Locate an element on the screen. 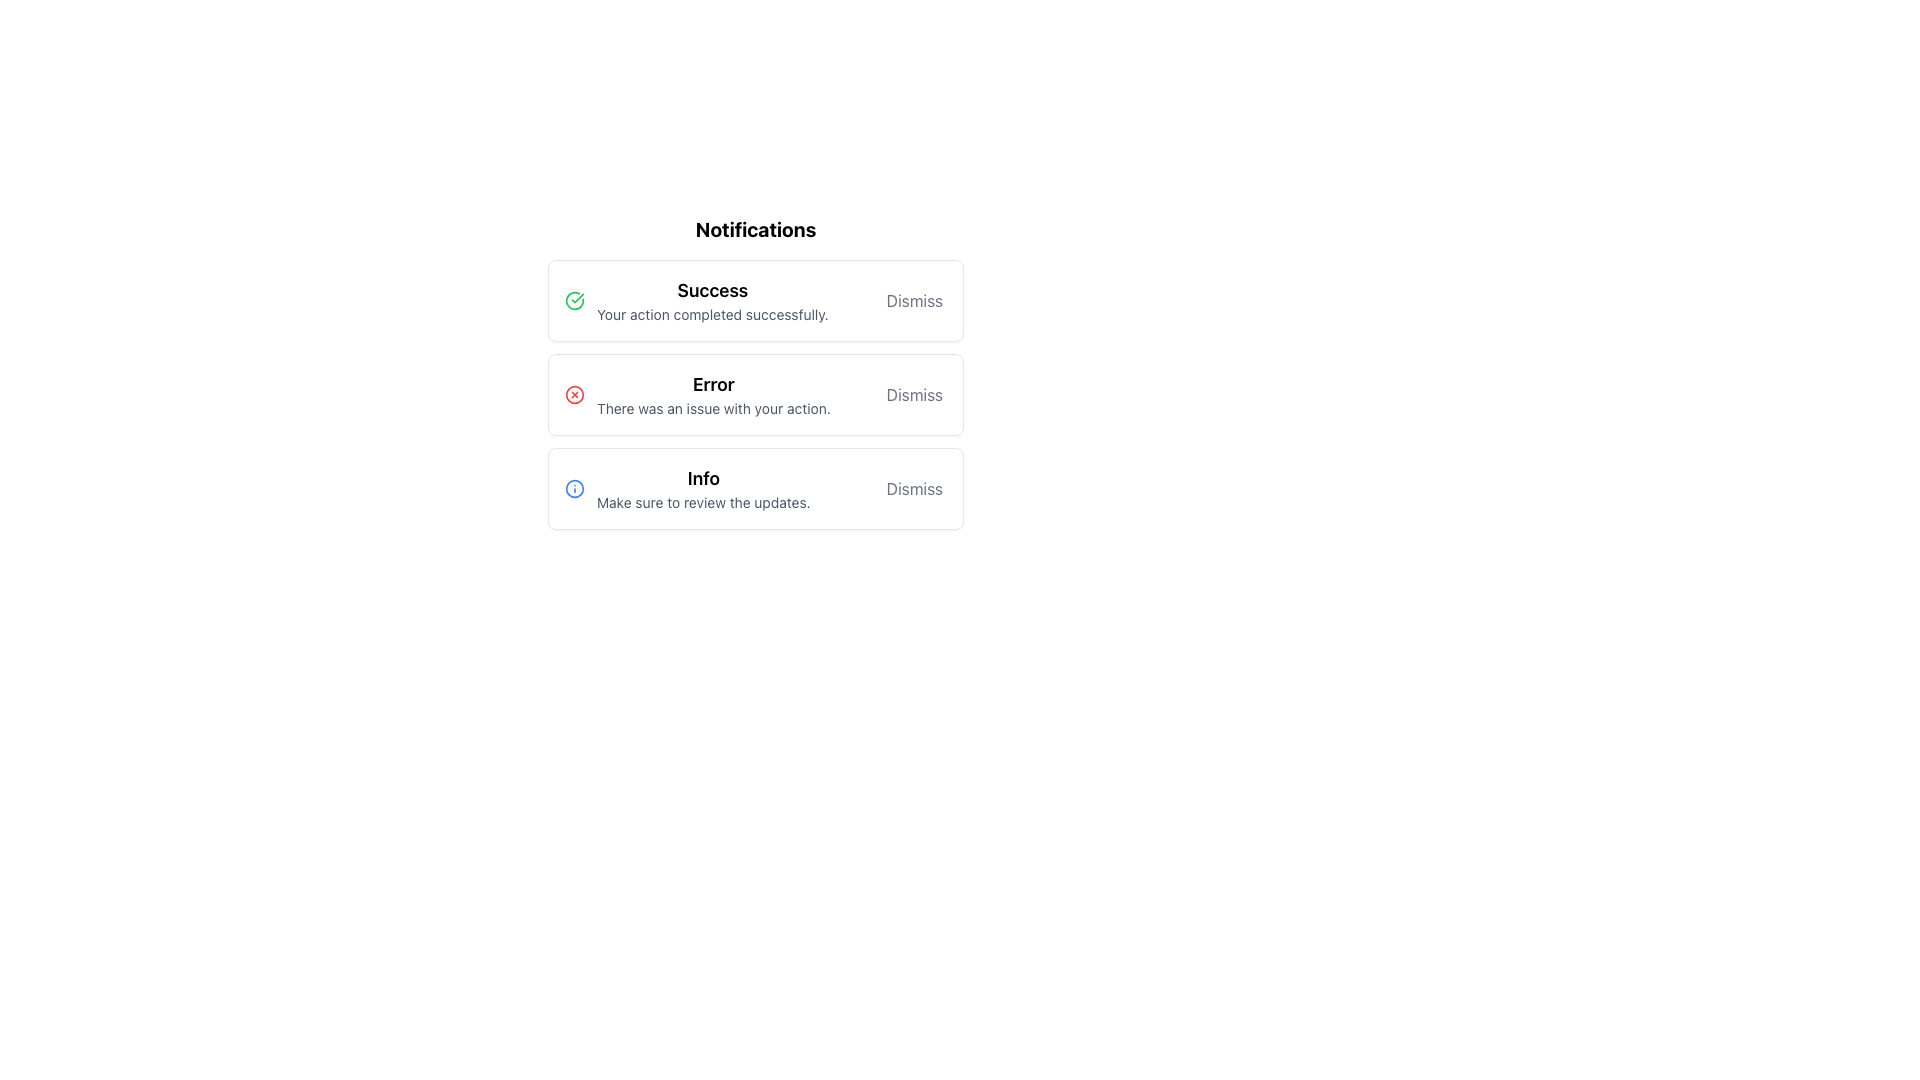 This screenshot has height=1080, width=1920. the icon representing information or guidance located at the leftmost side of the bottommost message block titled 'Info' in the notifications section, adjacent to the text 'InfoMake sure to review the updates.' is located at coordinates (574, 489).